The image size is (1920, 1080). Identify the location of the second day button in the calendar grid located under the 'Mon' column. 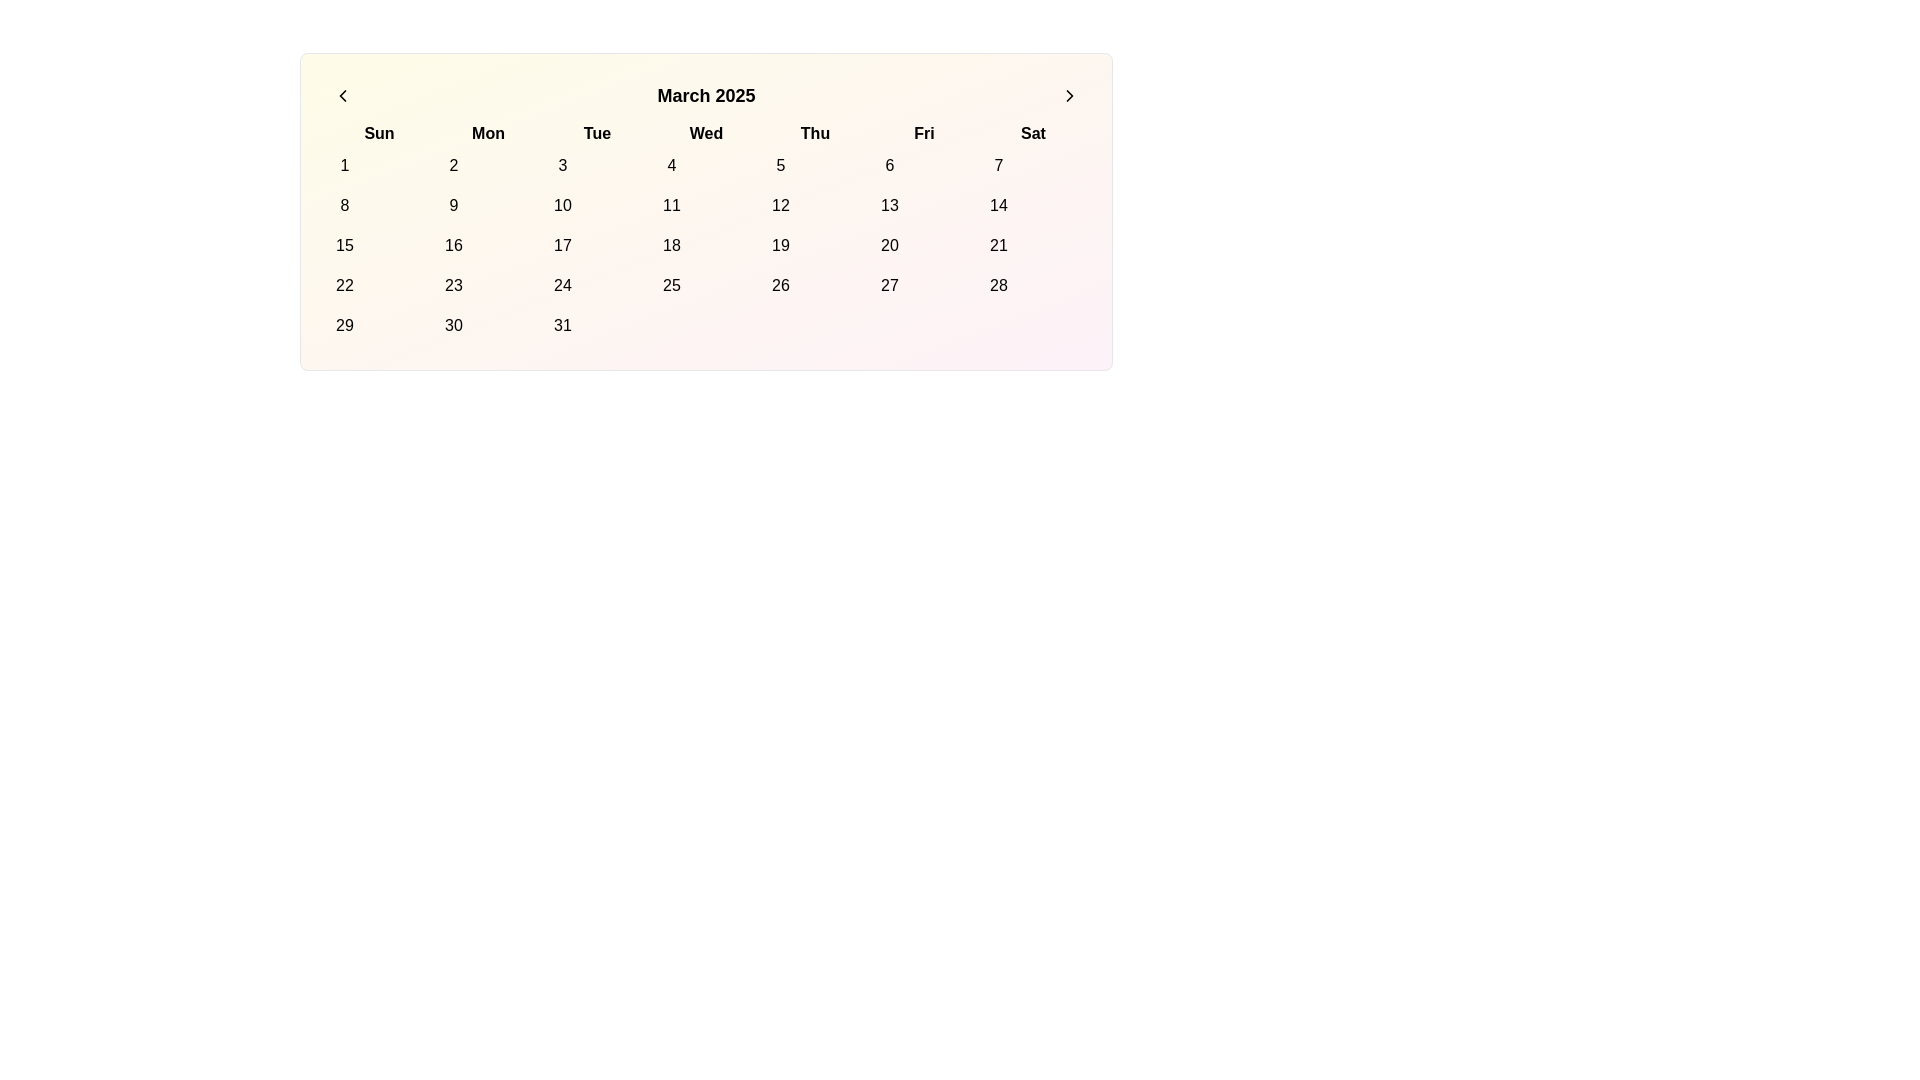
(453, 164).